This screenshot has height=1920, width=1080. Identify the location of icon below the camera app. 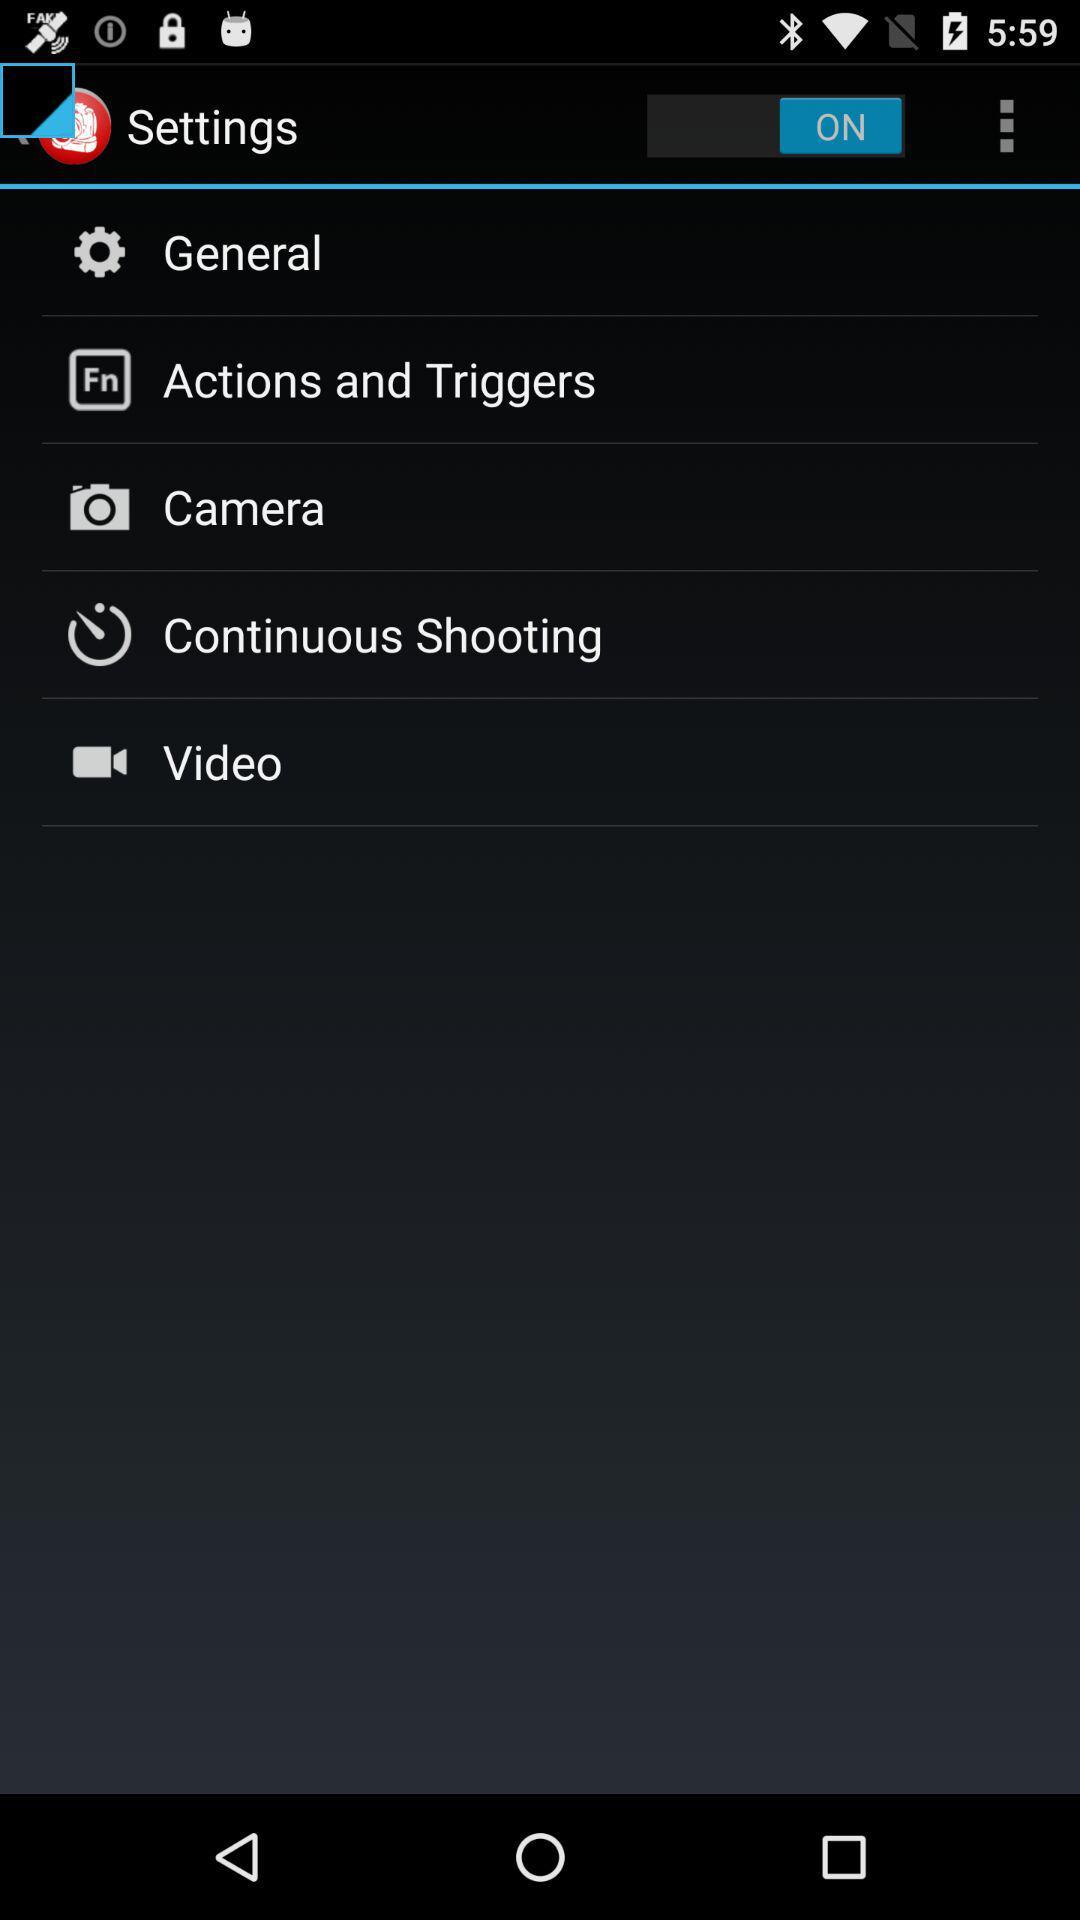
(382, 633).